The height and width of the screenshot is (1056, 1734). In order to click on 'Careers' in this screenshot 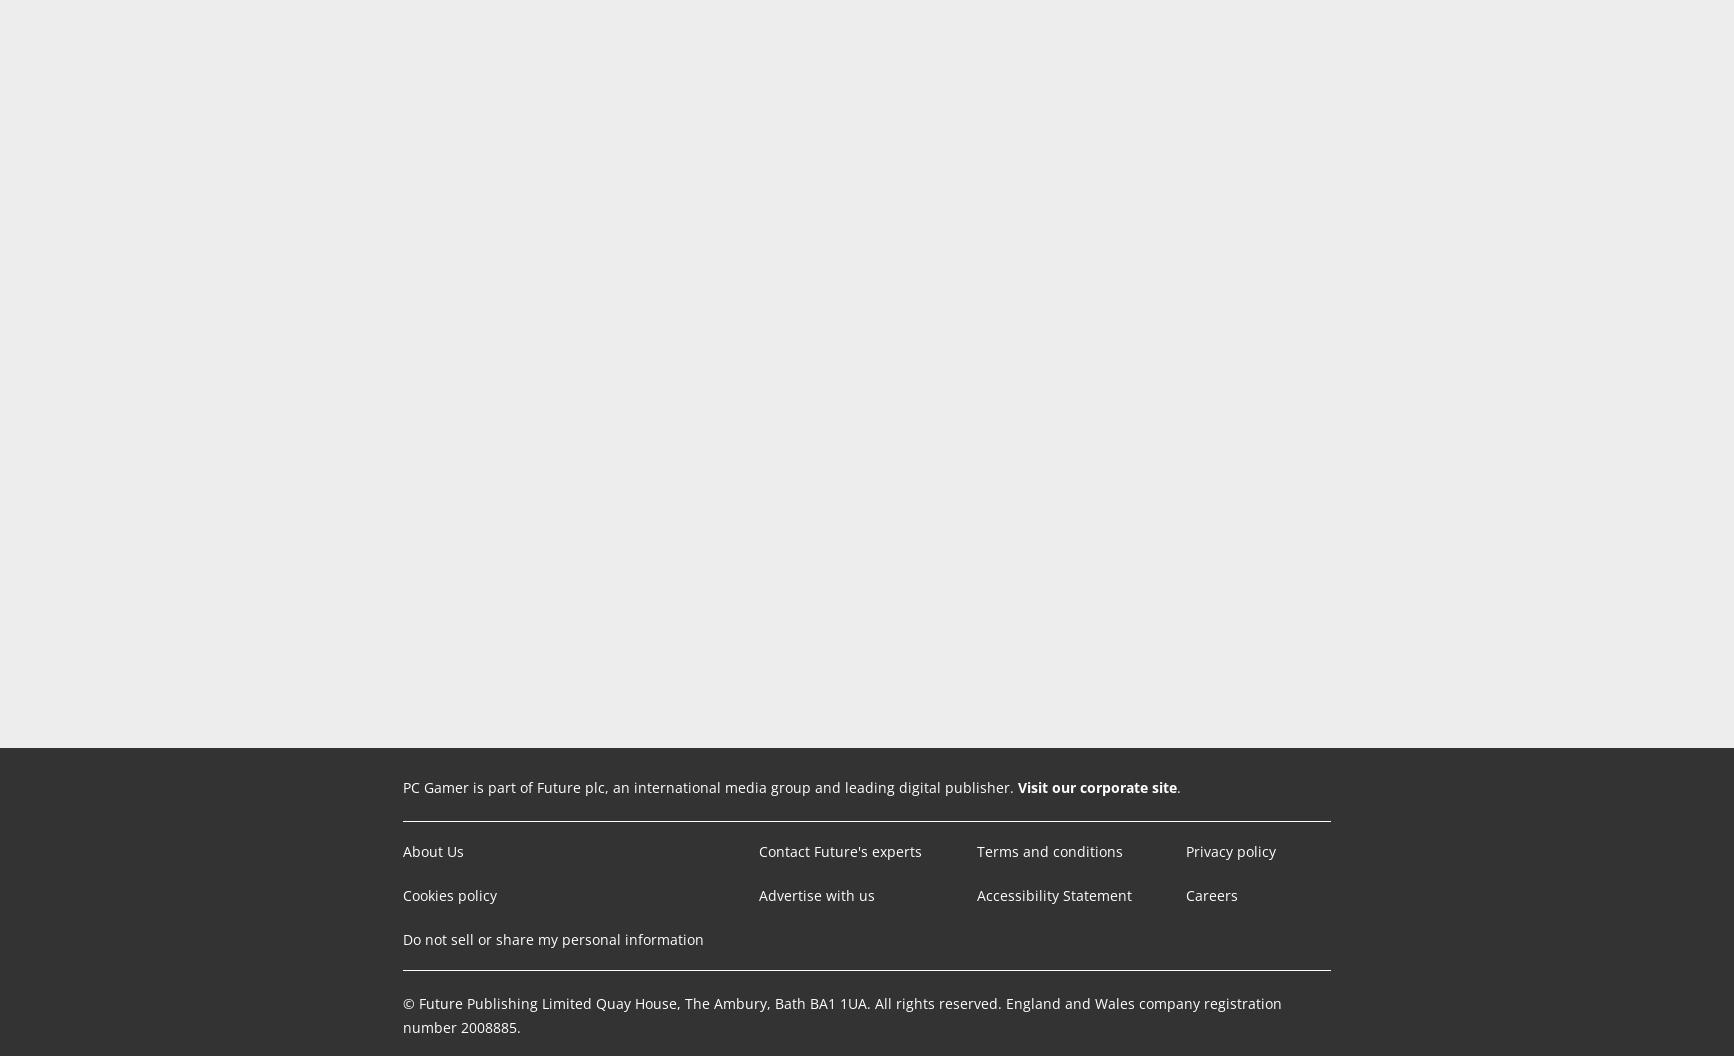, I will do `click(1212, 894)`.